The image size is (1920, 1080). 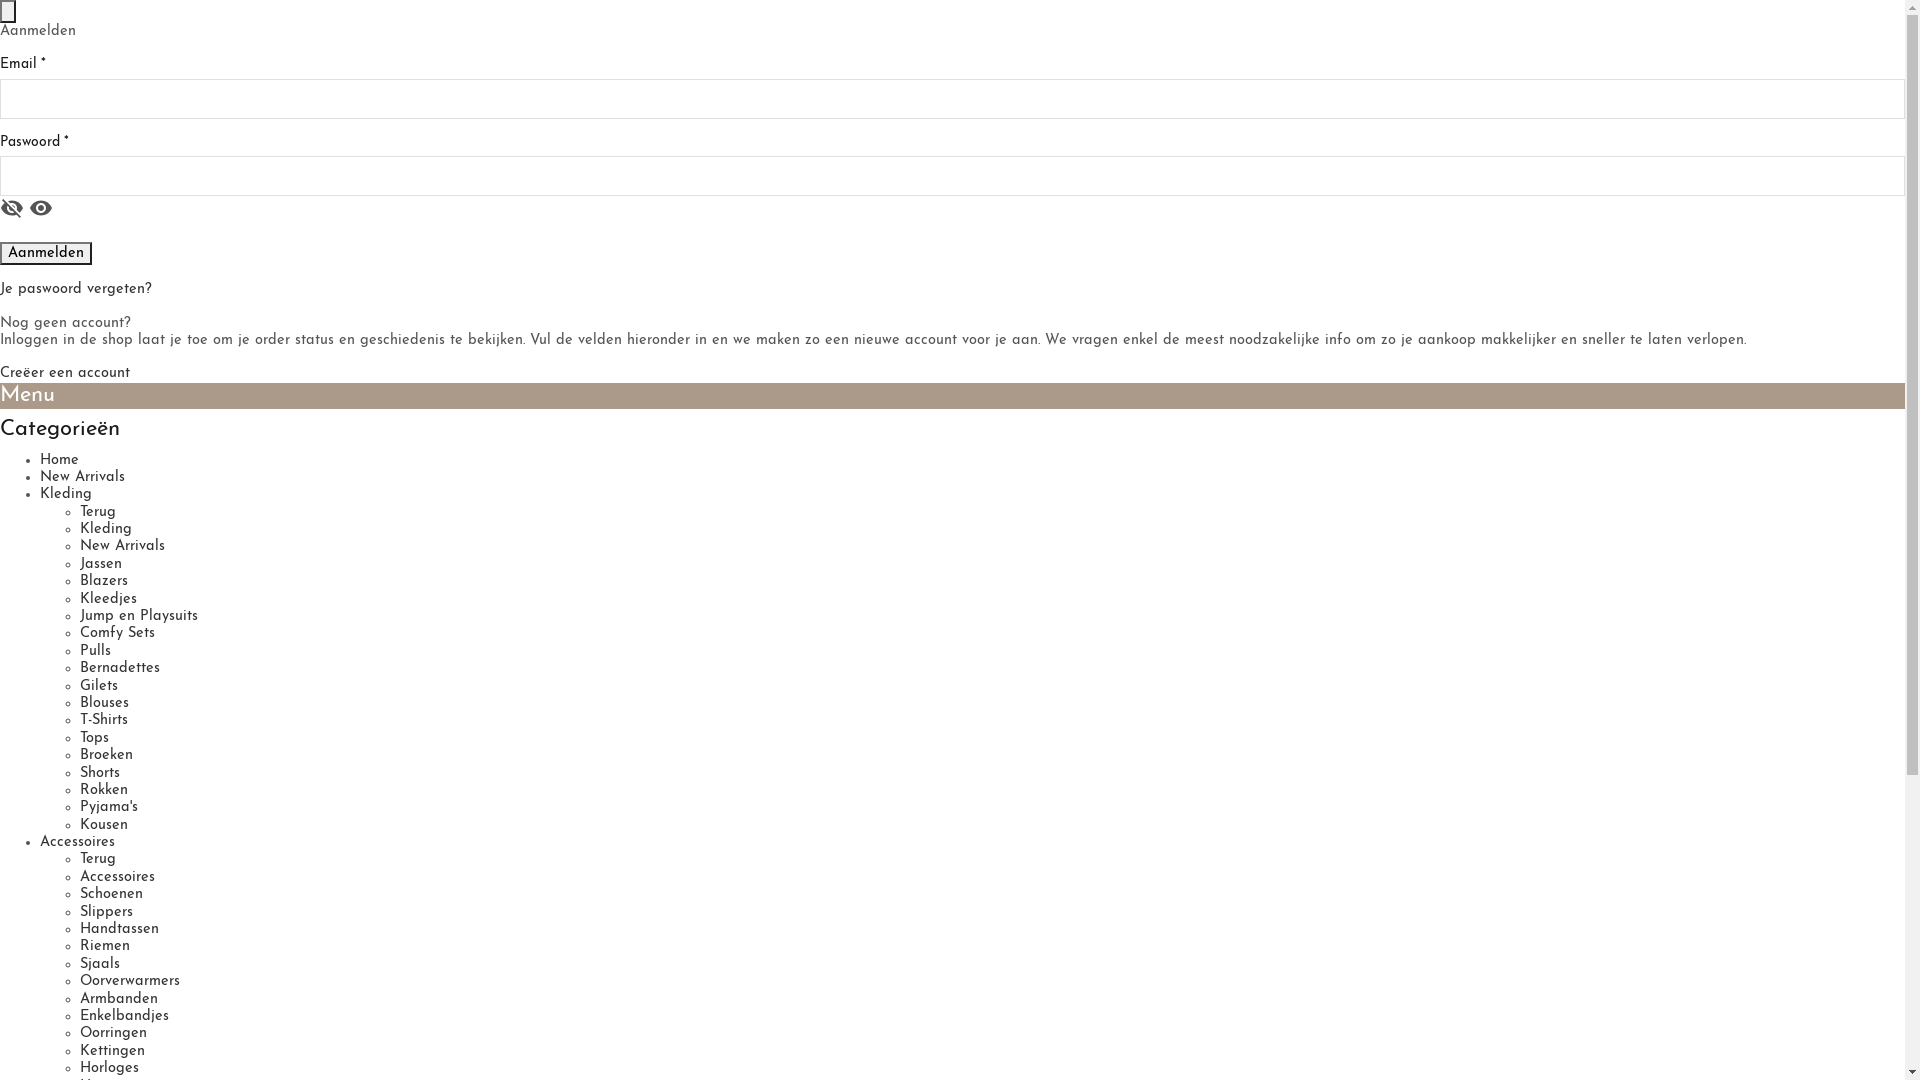 What do you see at coordinates (118, 929) in the screenshot?
I see `'Handtassen'` at bounding box center [118, 929].